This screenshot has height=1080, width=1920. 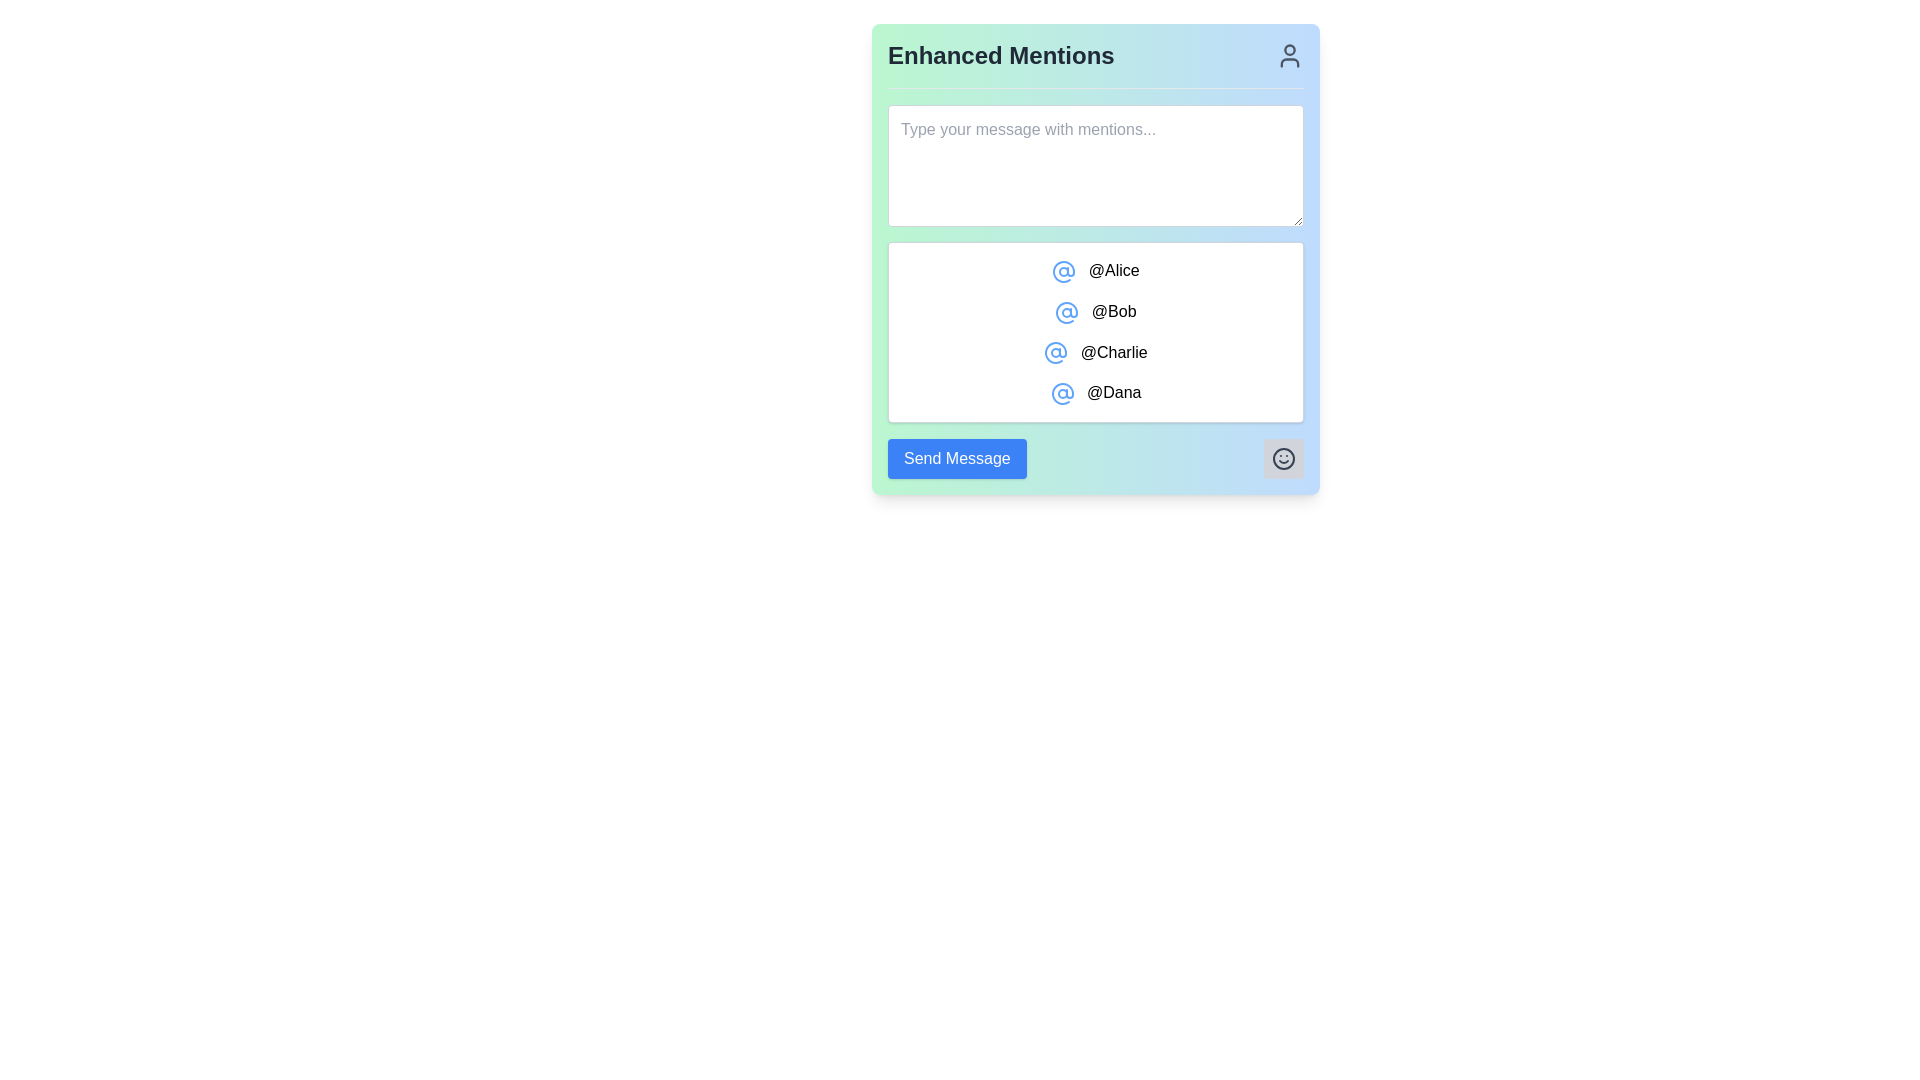 What do you see at coordinates (1055, 352) in the screenshot?
I see `the '@' icon representing the username 'Charlie' in the third entry of the 'Enhanced Mentions' panel` at bounding box center [1055, 352].